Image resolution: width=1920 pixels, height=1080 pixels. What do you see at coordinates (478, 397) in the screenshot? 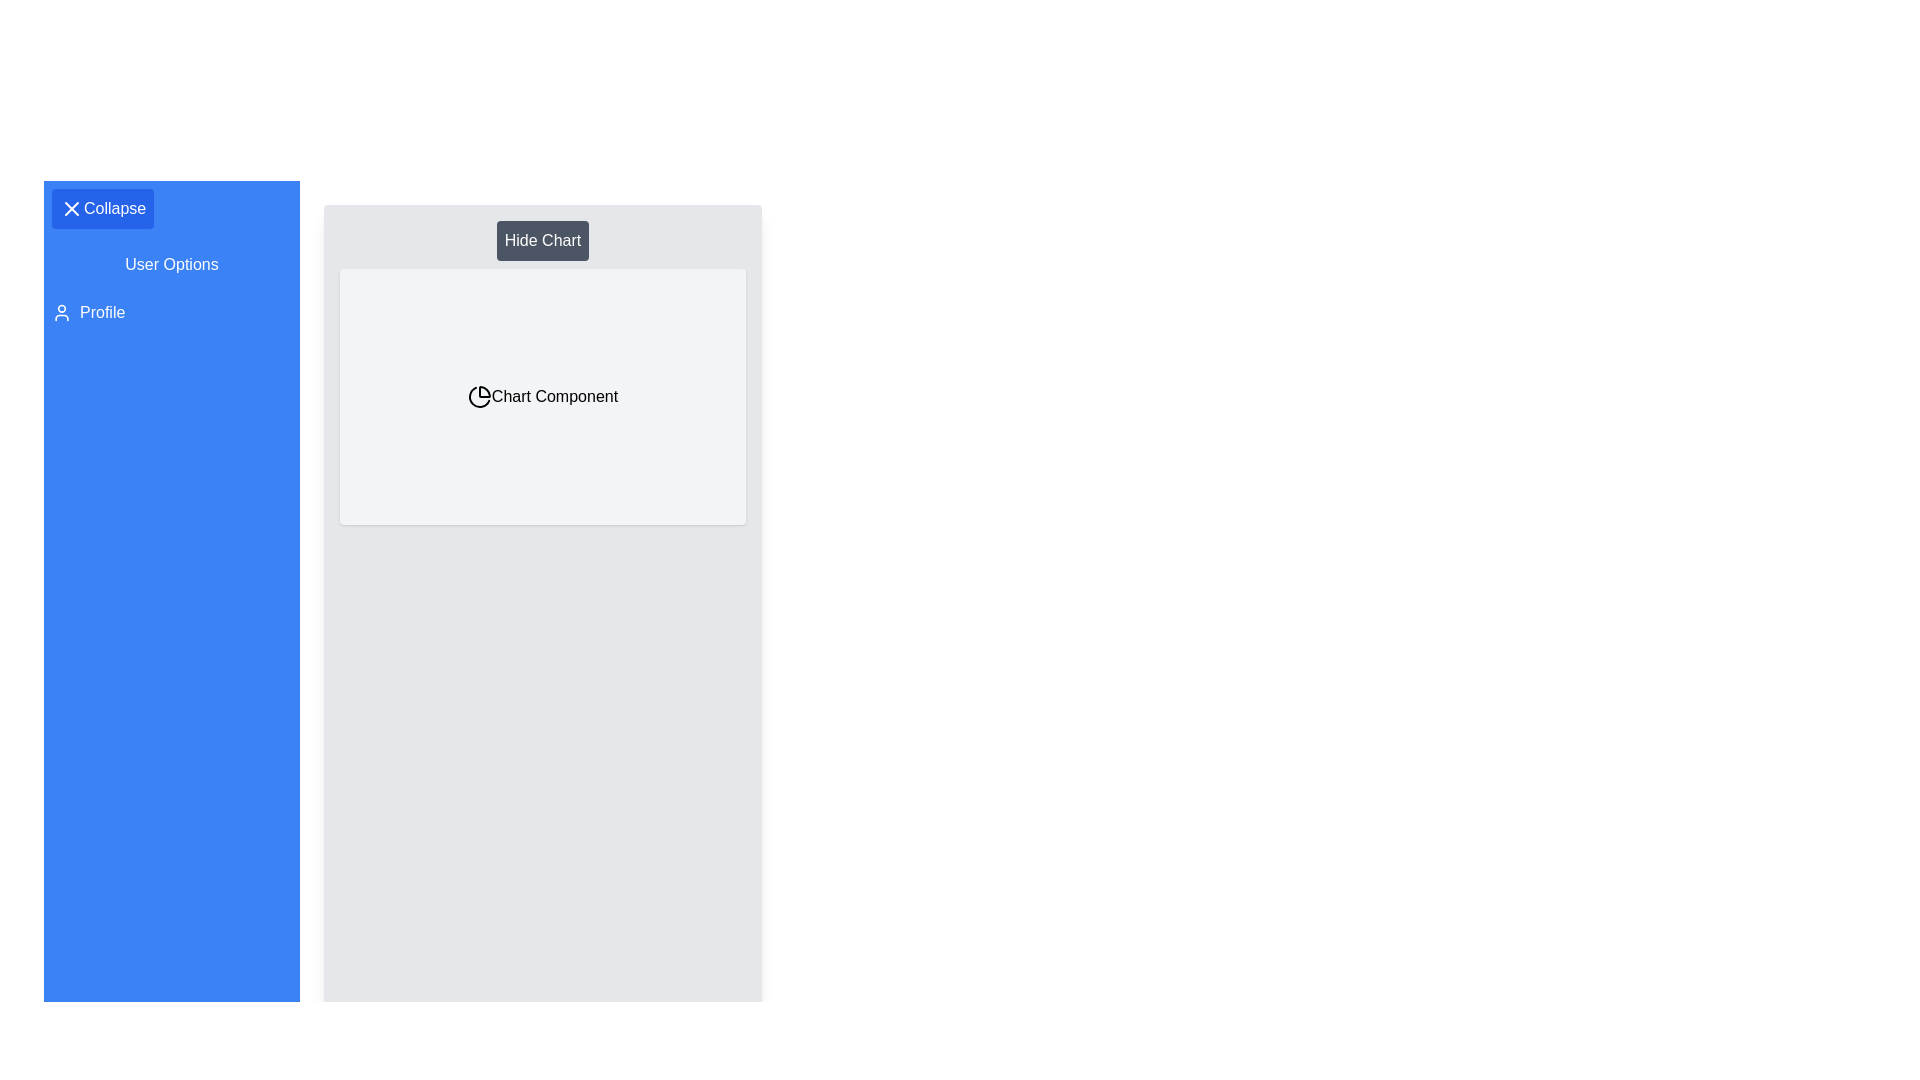
I see `the simplistic pie chart icon within the 'Chart Component' widget, which is outlined in black and has no fill` at bounding box center [478, 397].